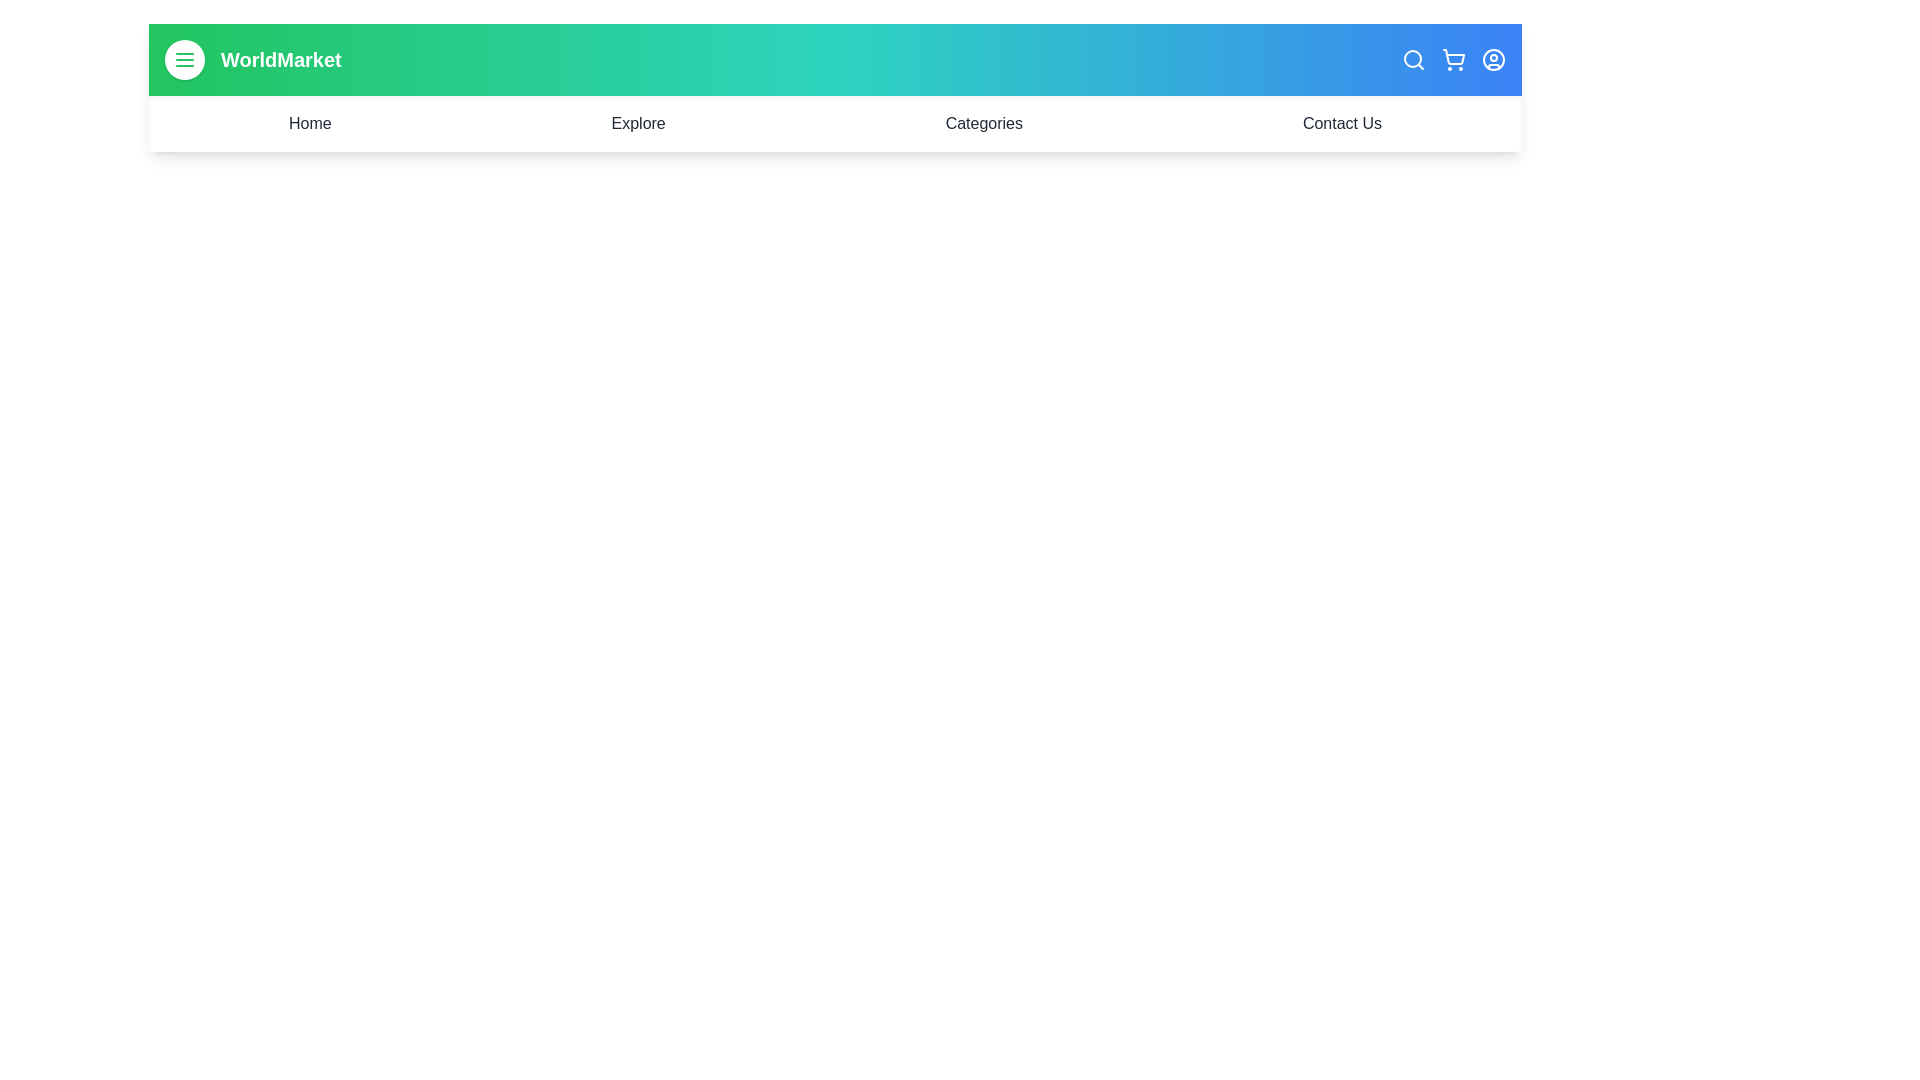 Image resolution: width=1920 pixels, height=1080 pixels. I want to click on the search icon in the app bar, so click(1413, 59).